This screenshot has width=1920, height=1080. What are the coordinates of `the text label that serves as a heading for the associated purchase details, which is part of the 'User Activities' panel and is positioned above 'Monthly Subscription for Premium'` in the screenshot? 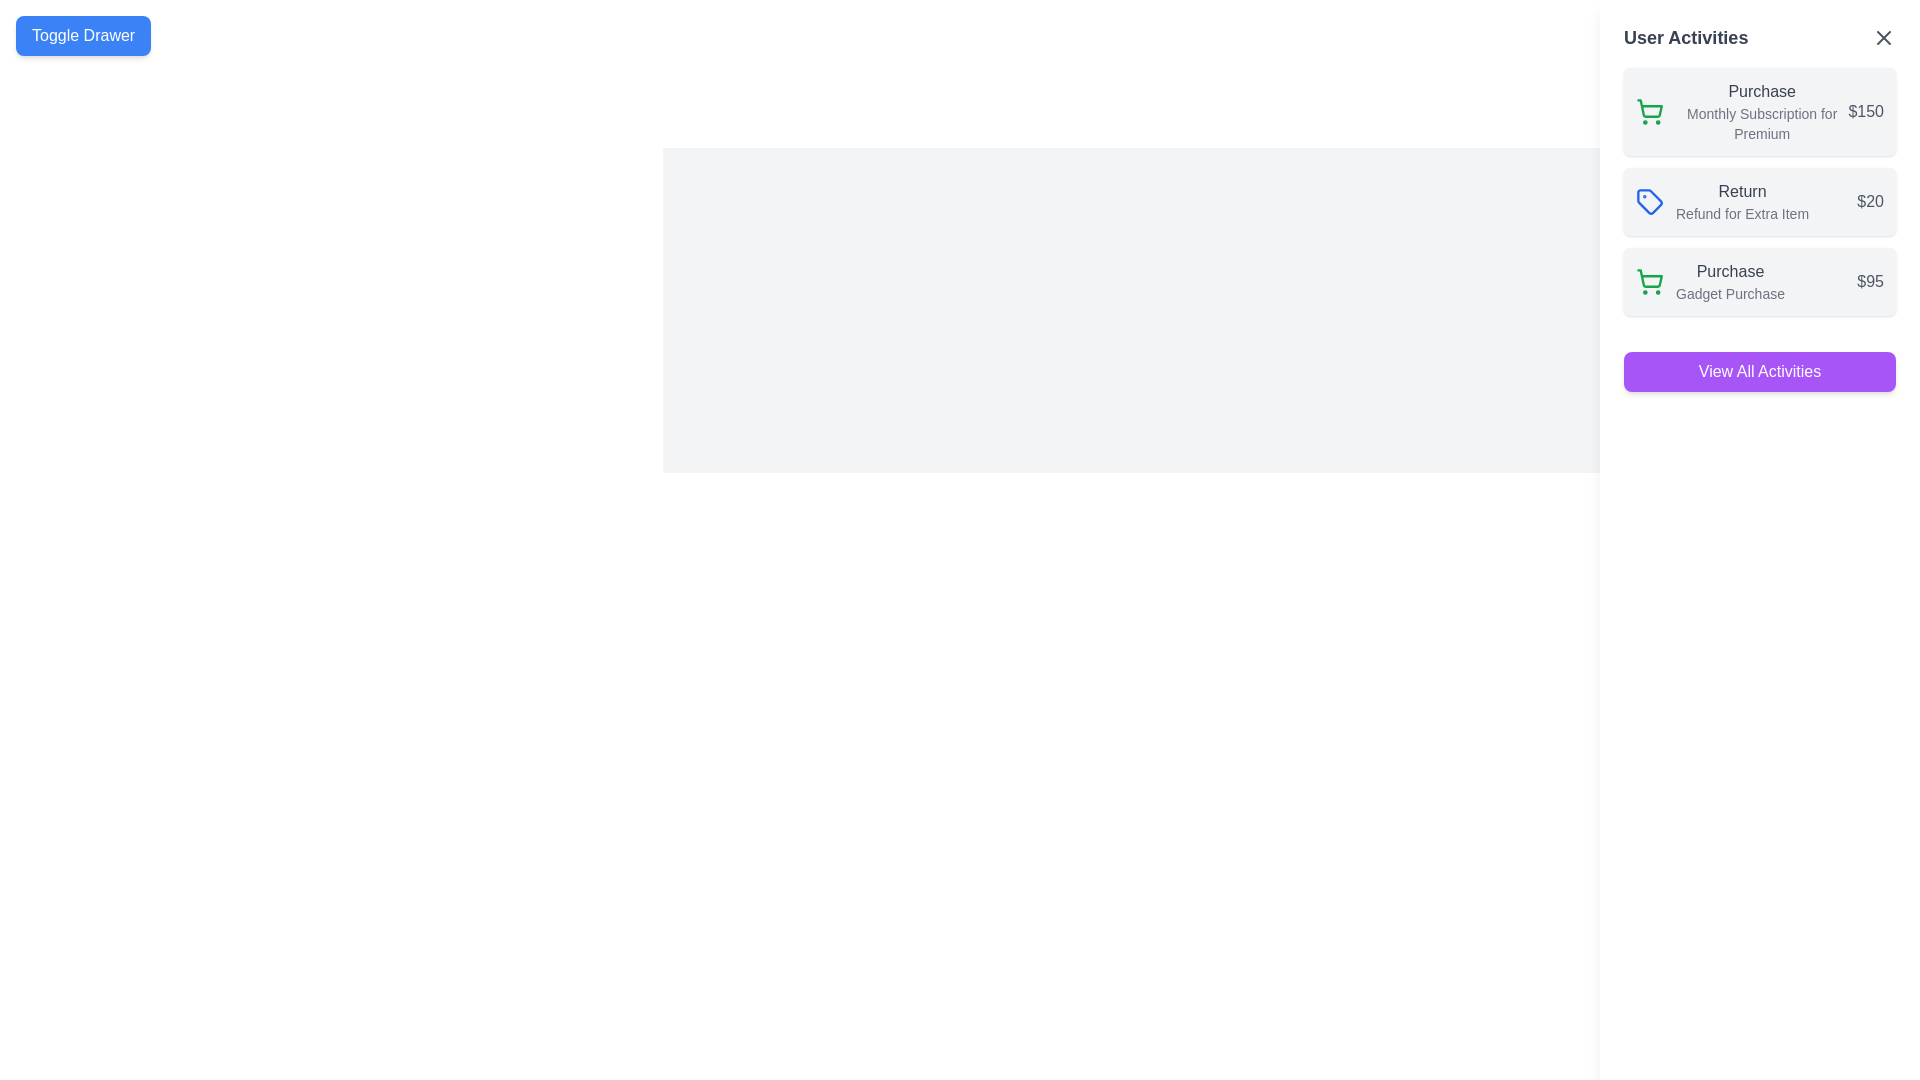 It's located at (1762, 92).